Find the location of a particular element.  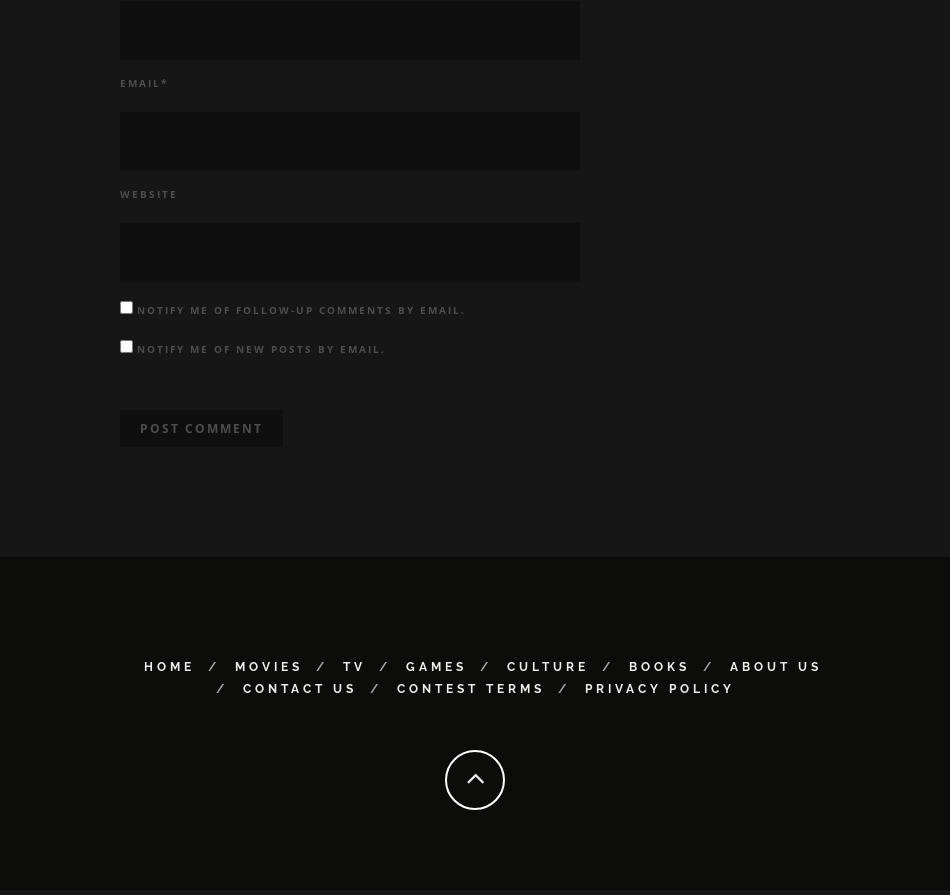

'Email' is located at coordinates (140, 87).